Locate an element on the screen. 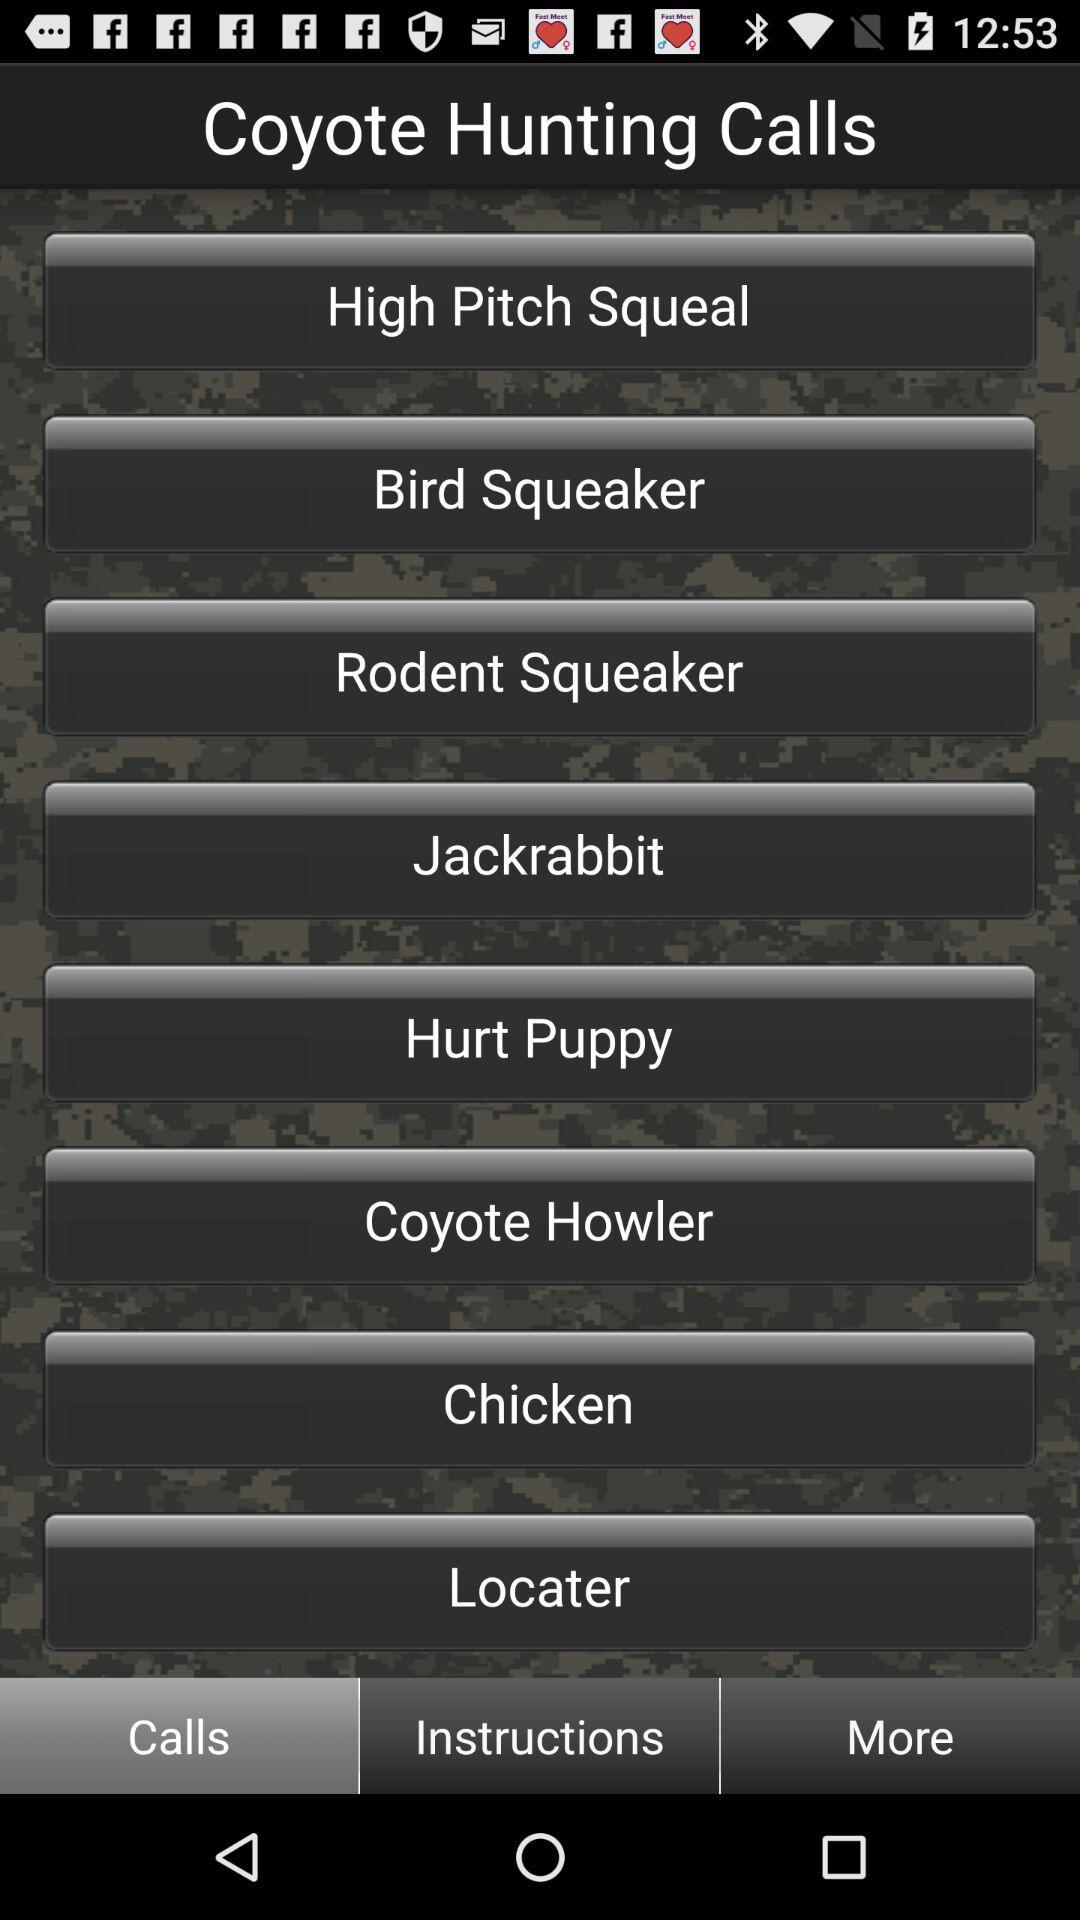 Image resolution: width=1080 pixels, height=1920 pixels. app above the calls is located at coordinates (540, 1581).